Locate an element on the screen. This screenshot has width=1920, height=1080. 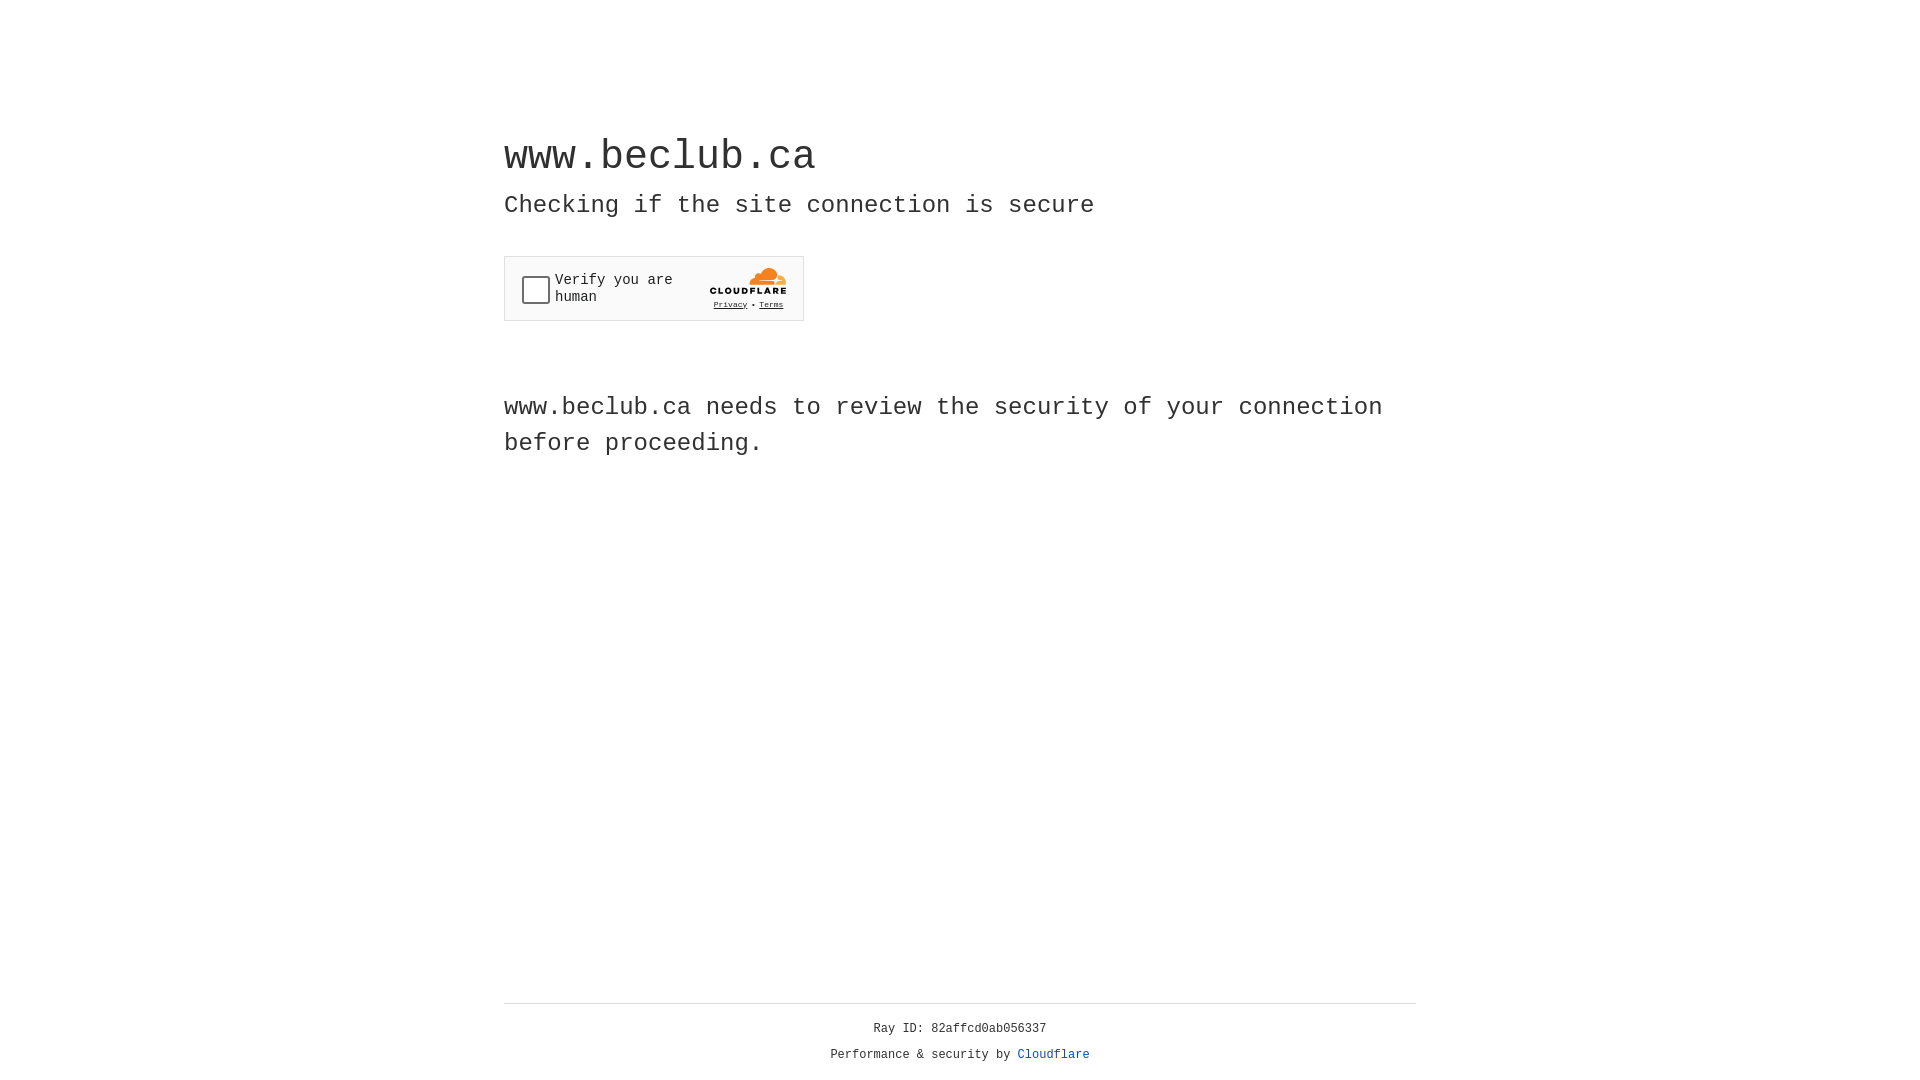
'Cloudflare' is located at coordinates (1053, 1054).